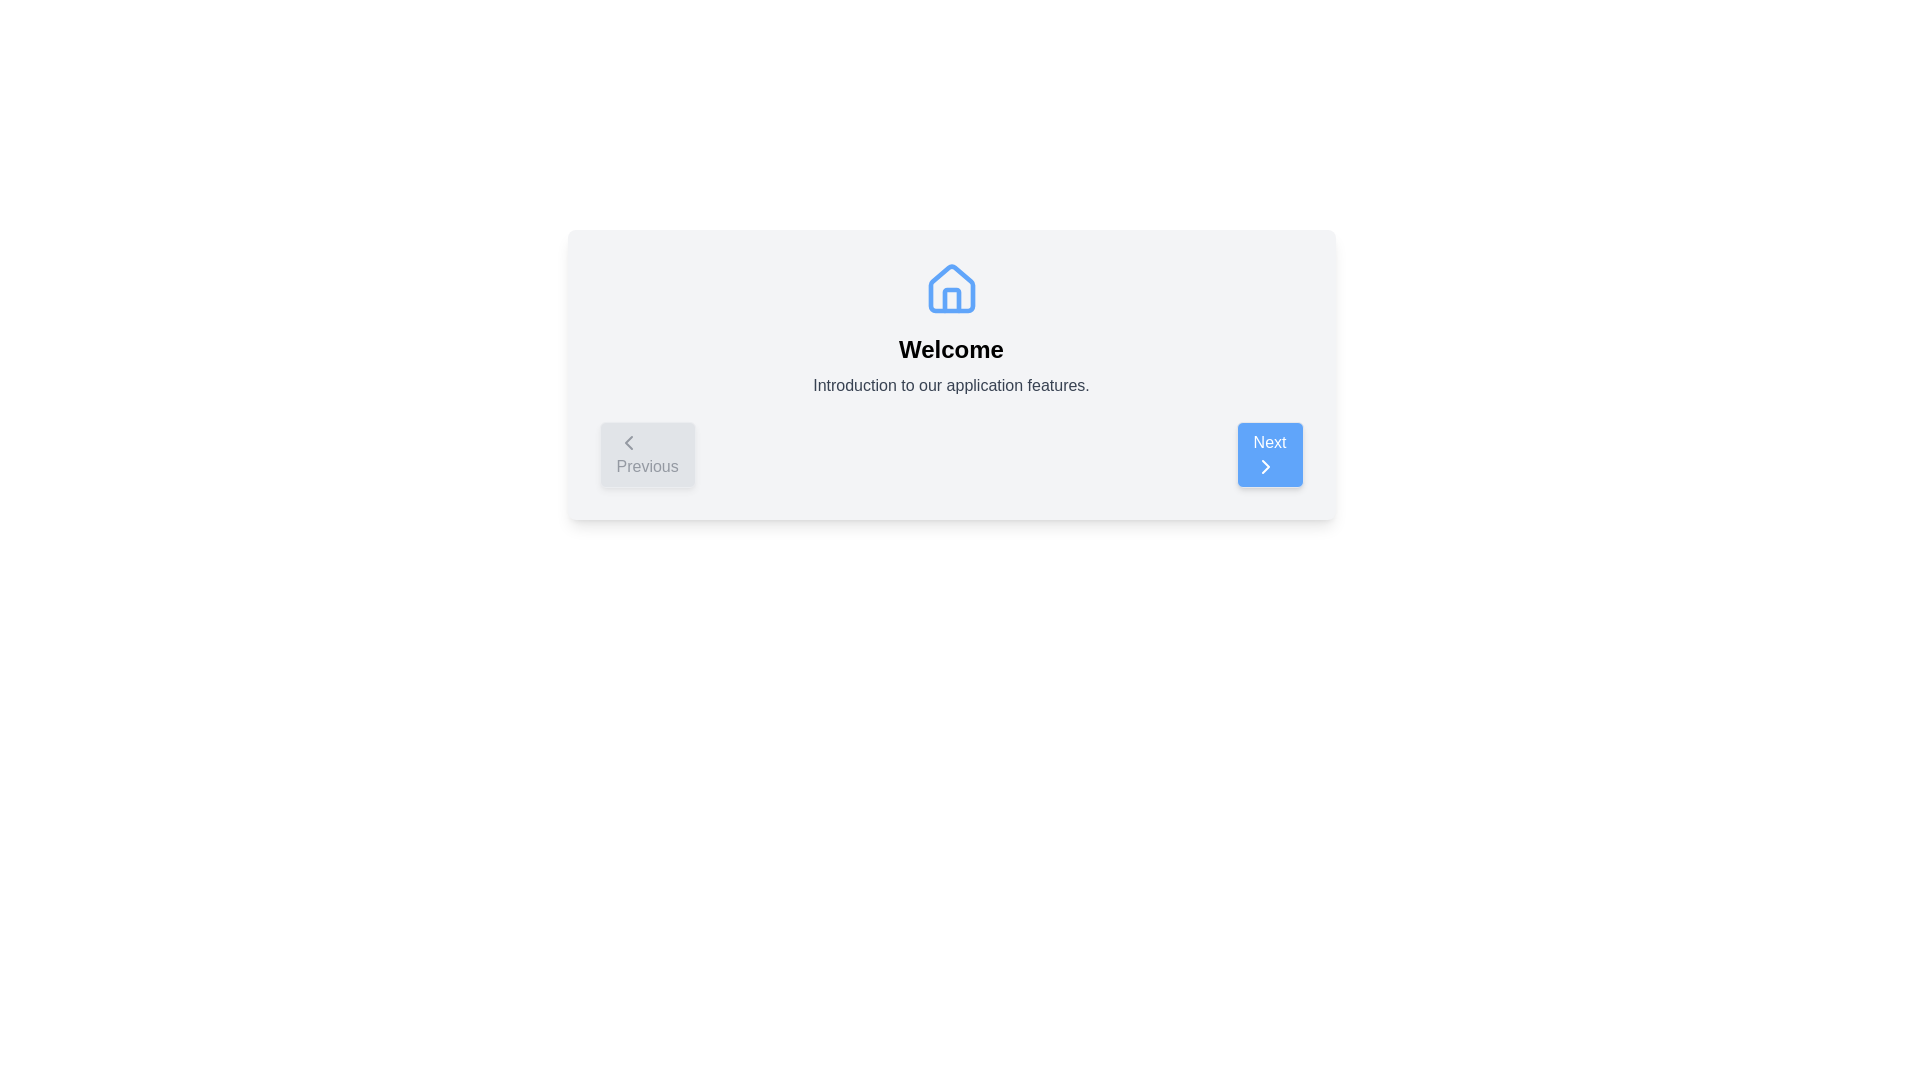 The image size is (1920, 1080). I want to click on the header text that prominently welcomes users to the application, positioned below the house icon and above the descriptive text 'Introduction to our application features.', so click(950, 349).